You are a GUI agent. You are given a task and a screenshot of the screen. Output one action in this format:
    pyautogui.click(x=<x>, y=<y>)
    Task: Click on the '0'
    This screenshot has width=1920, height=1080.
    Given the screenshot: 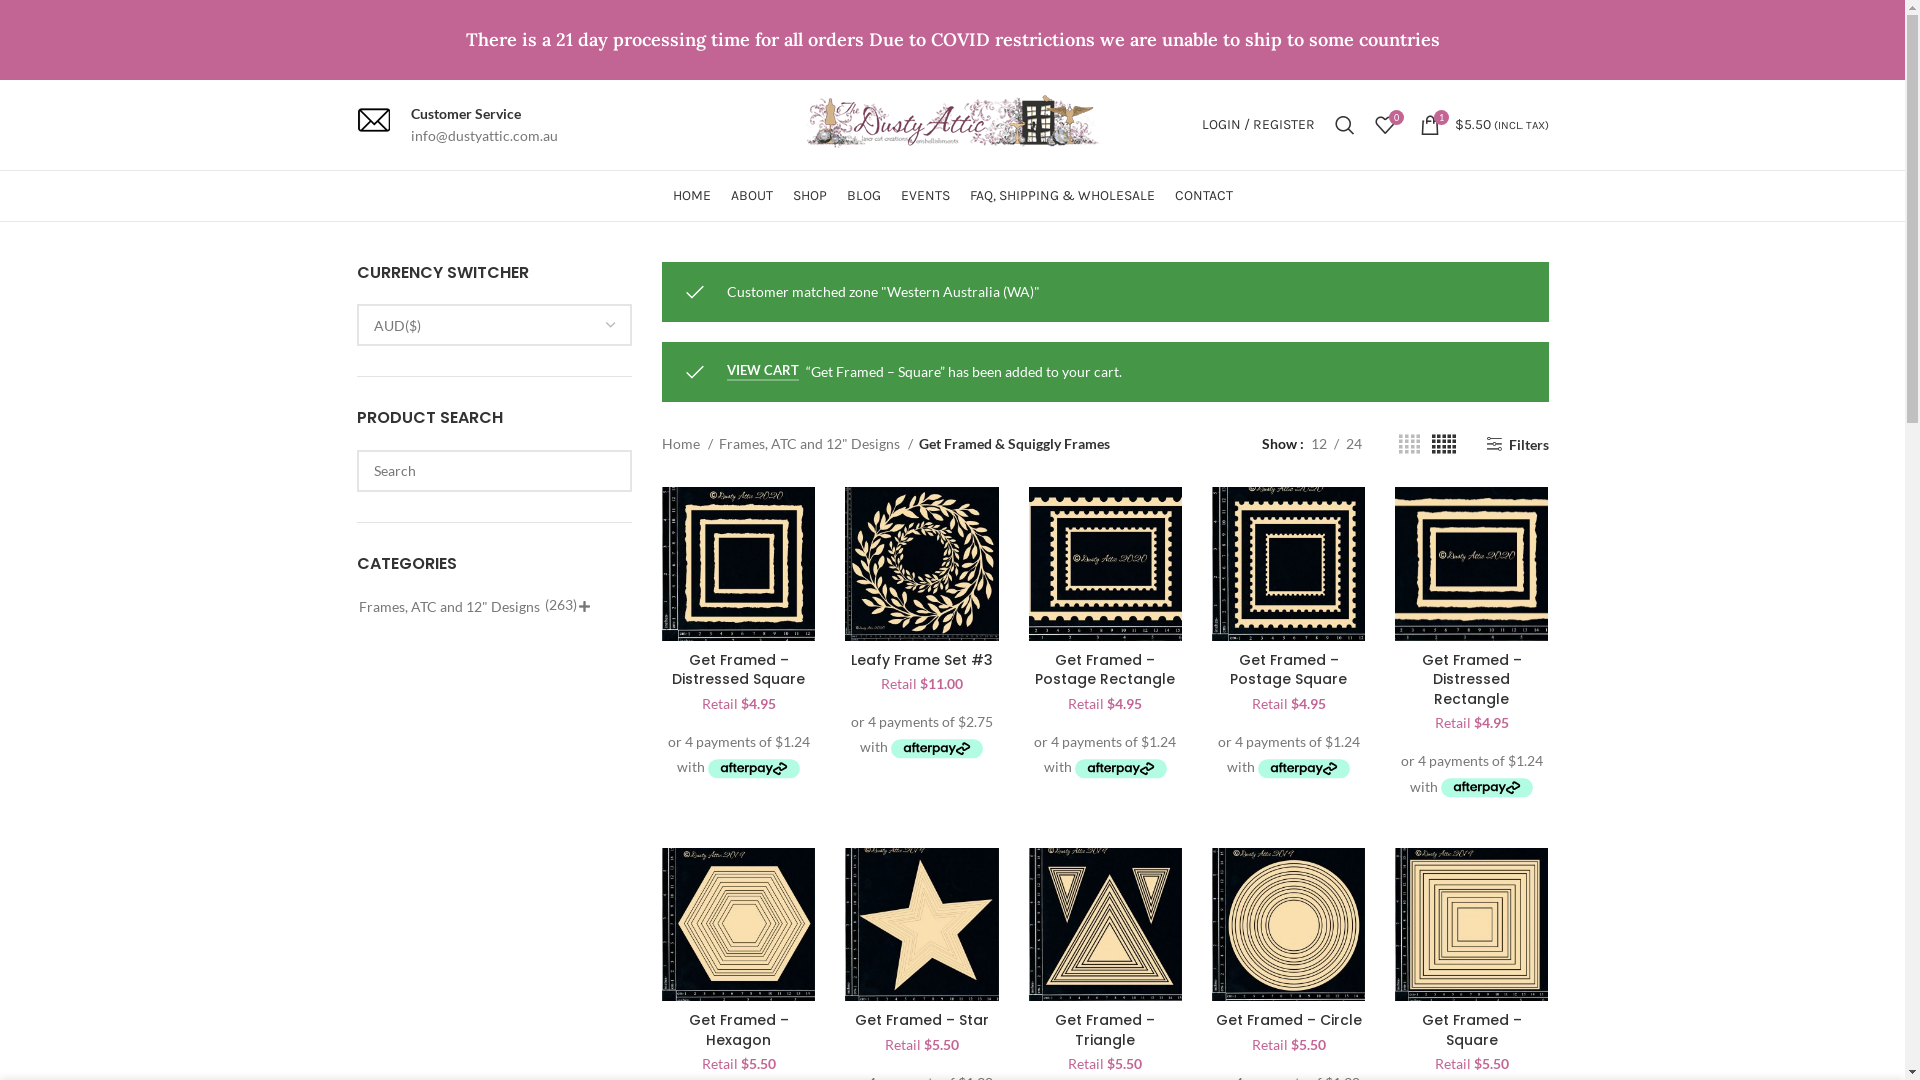 What is the action you would take?
    pyautogui.click(x=1382, y=124)
    